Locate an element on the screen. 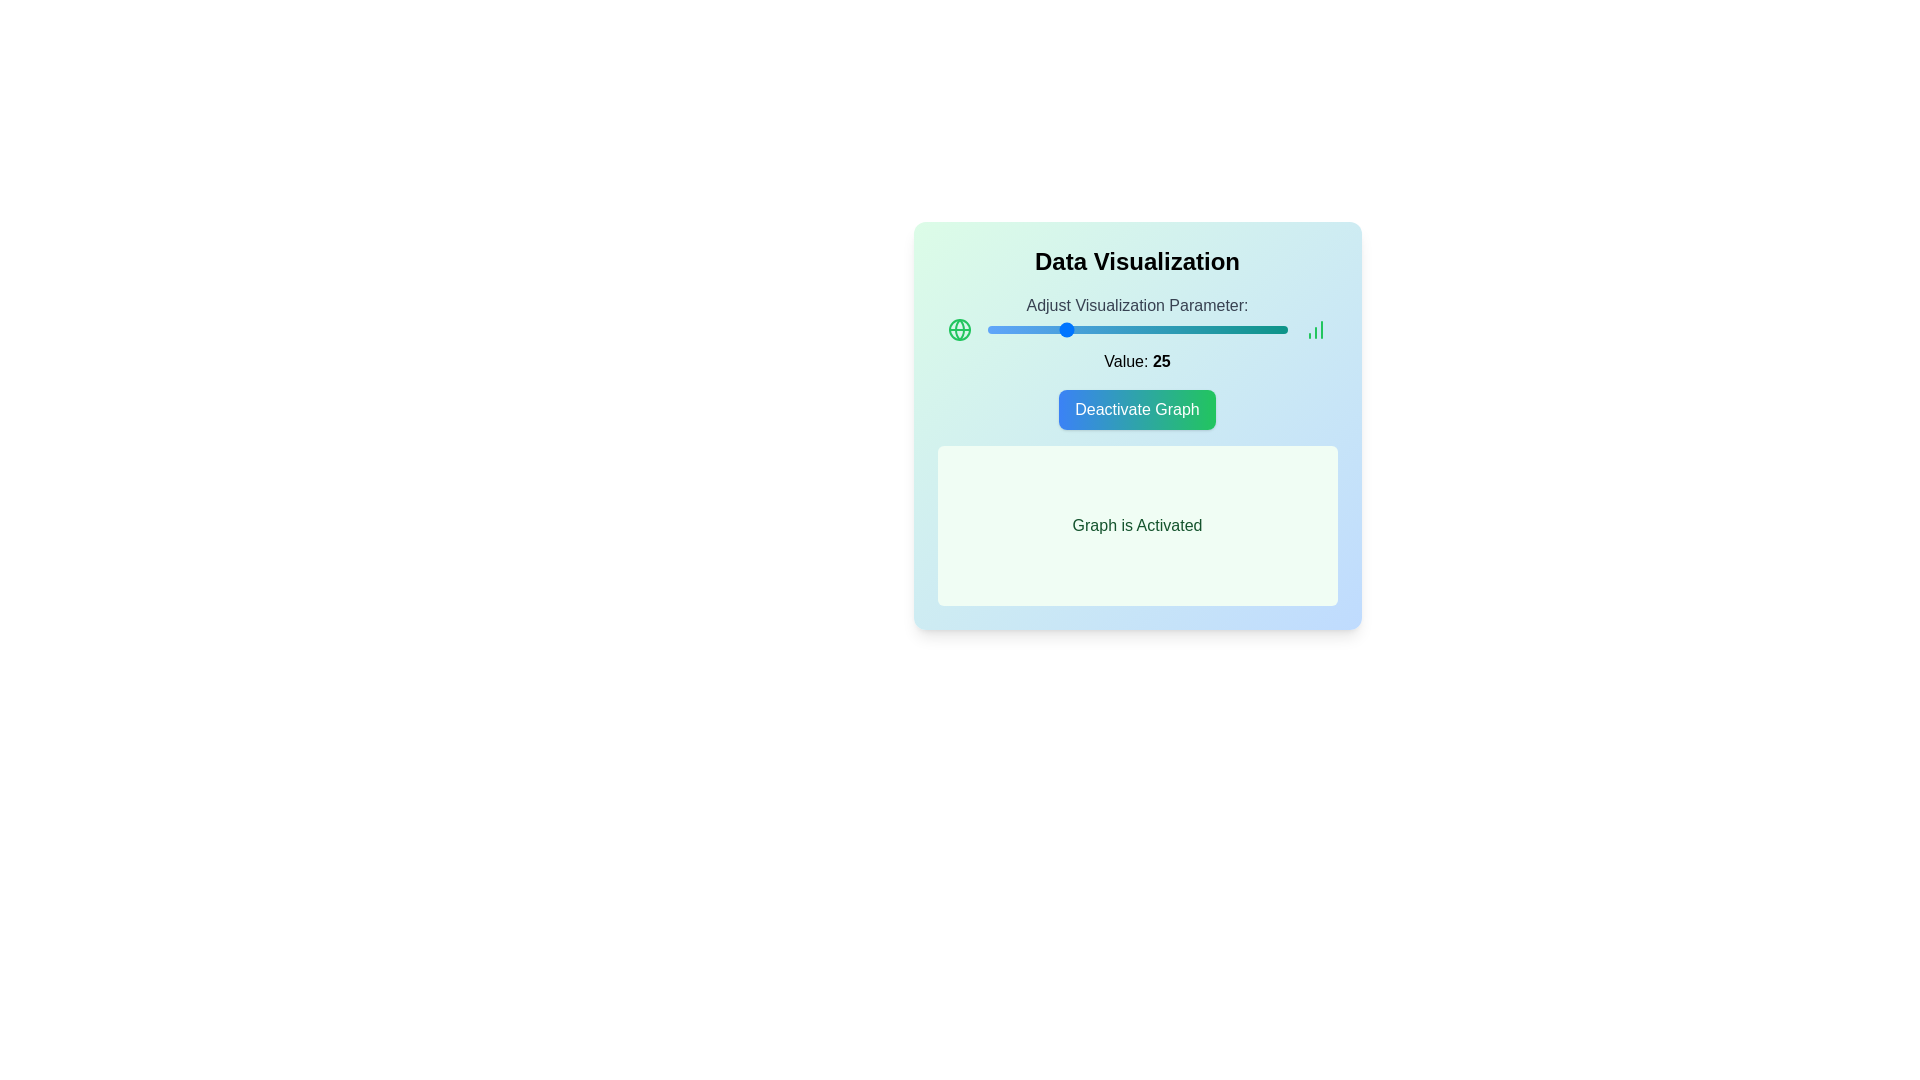 The image size is (1920, 1080). the visualization parameter to 1 by adjusting the slider is located at coordinates (990, 329).